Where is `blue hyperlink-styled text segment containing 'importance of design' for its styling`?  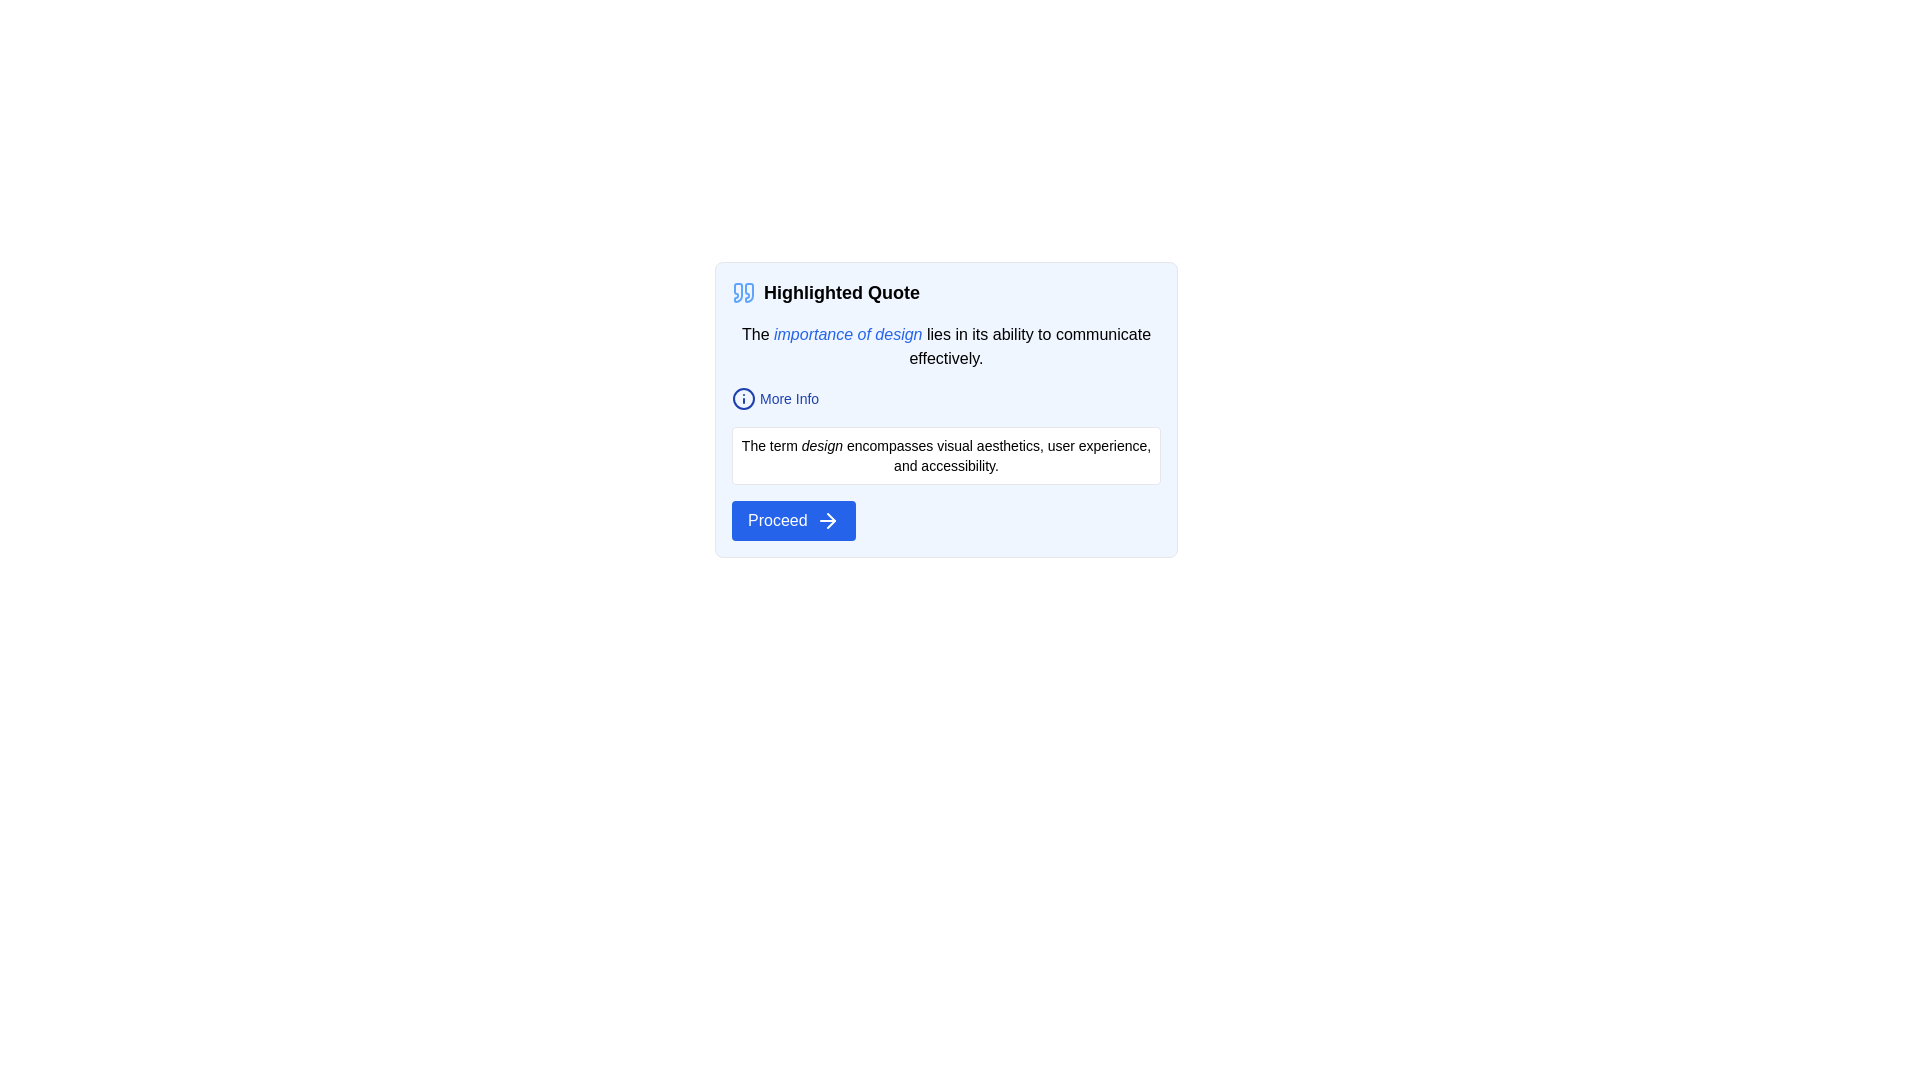 blue hyperlink-styled text segment containing 'importance of design' for its styling is located at coordinates (848, 333).